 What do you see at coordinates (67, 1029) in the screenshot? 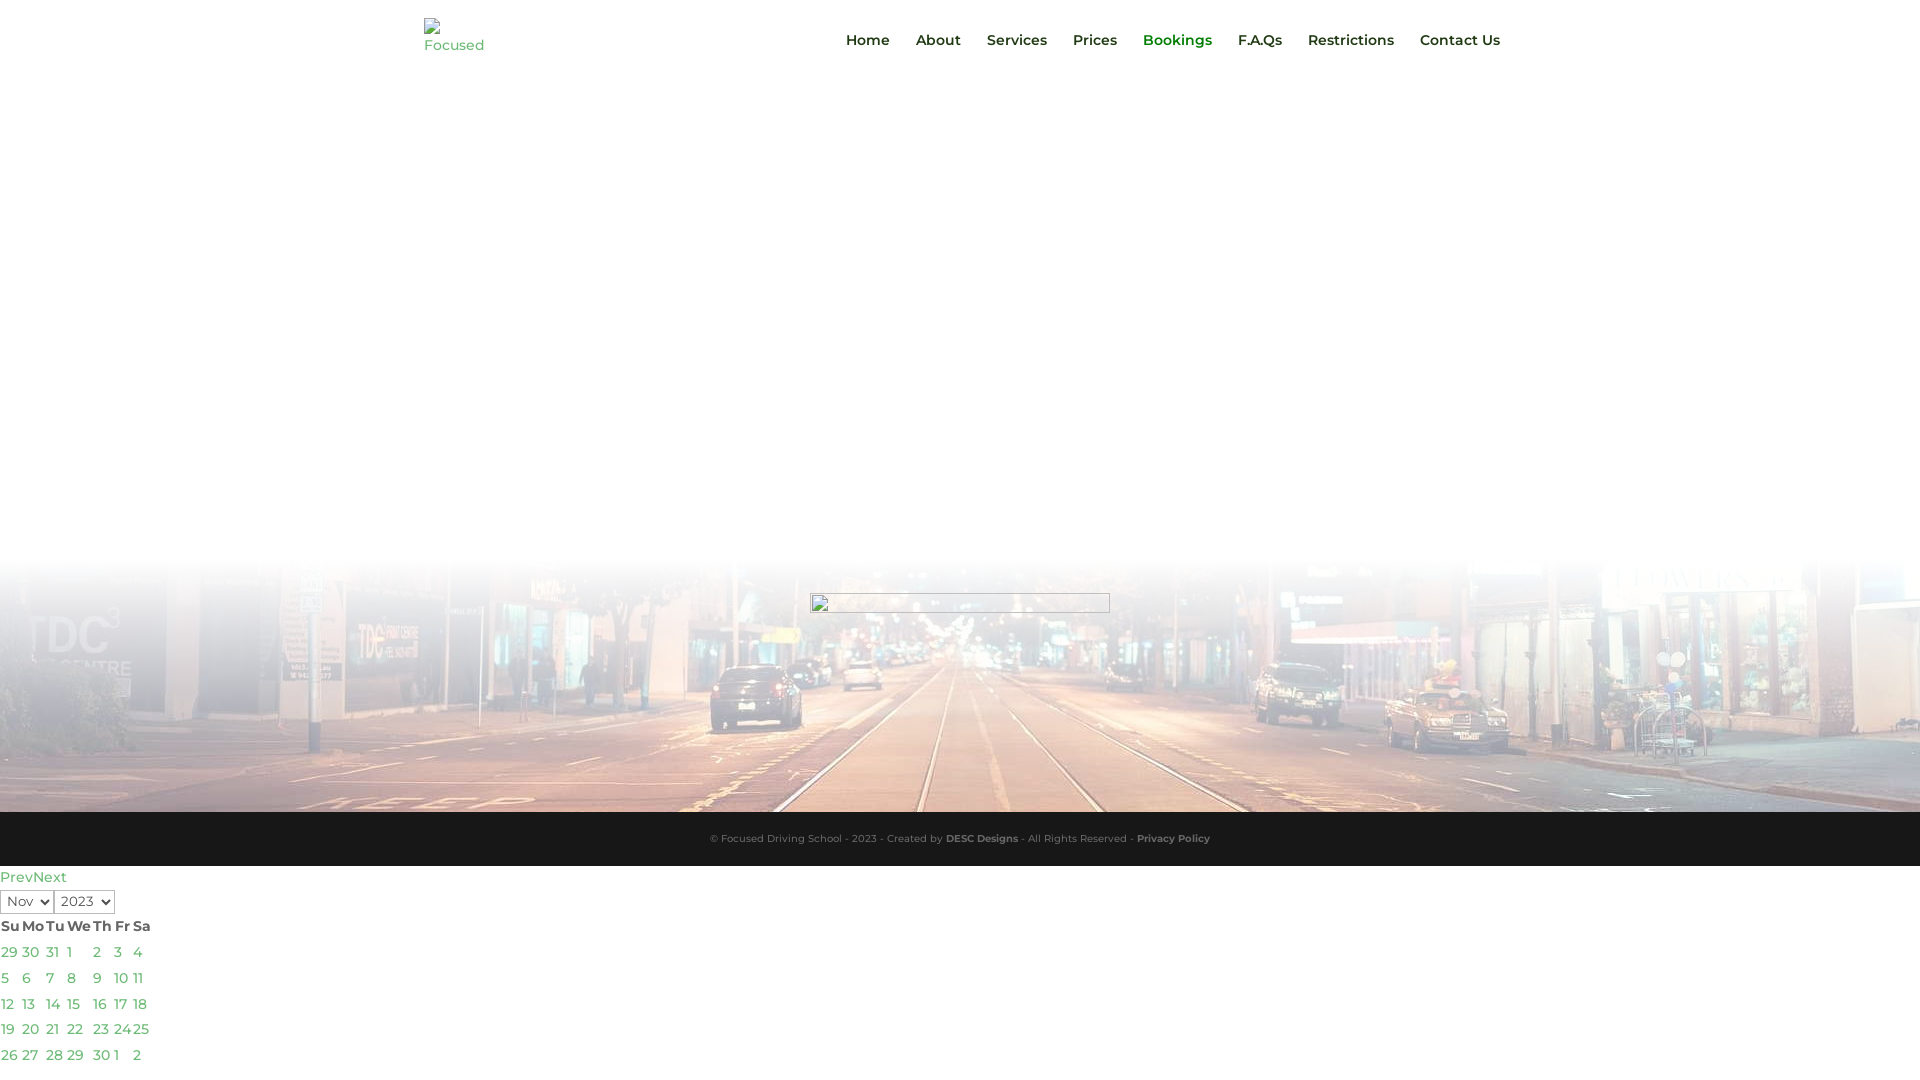
I see `'22'` at bounding box center [67, 1029].